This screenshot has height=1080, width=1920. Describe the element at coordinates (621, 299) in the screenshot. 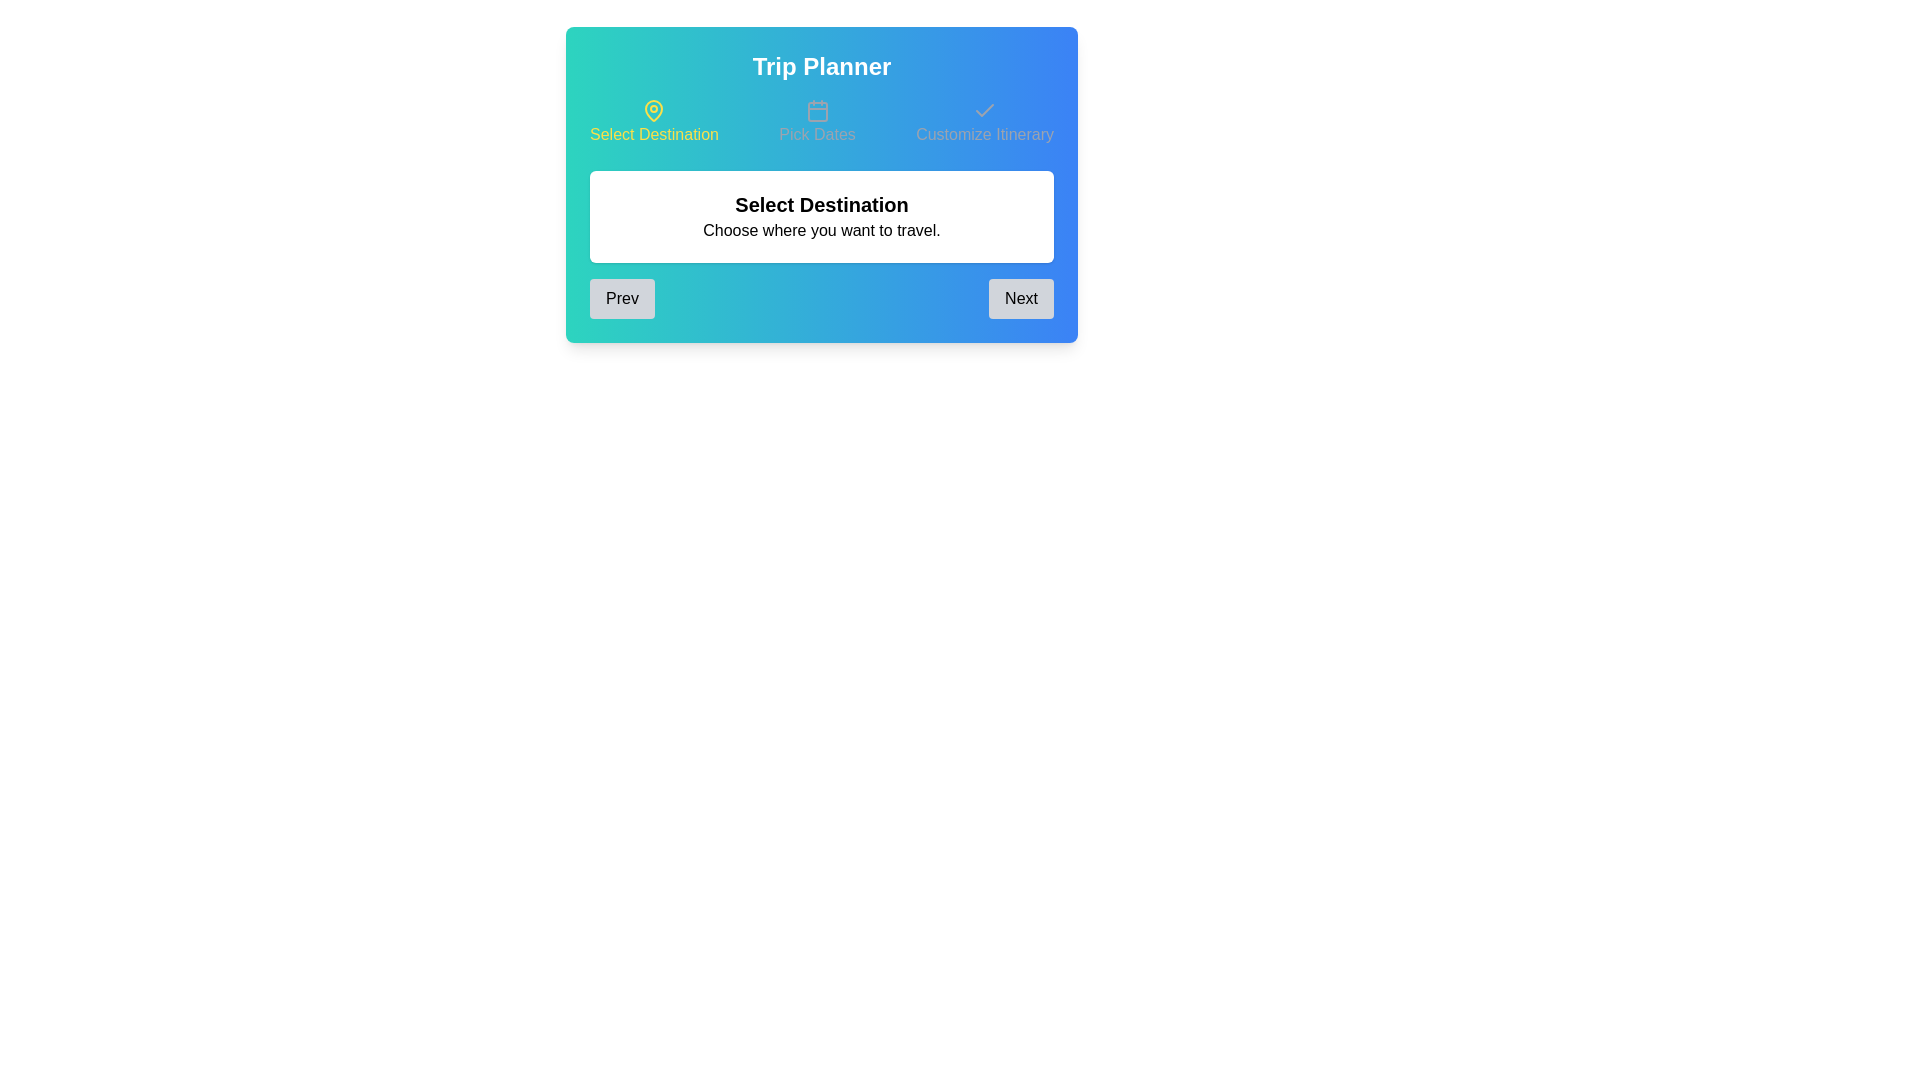

I see `the Prev button to navigate through the steps` at that location.